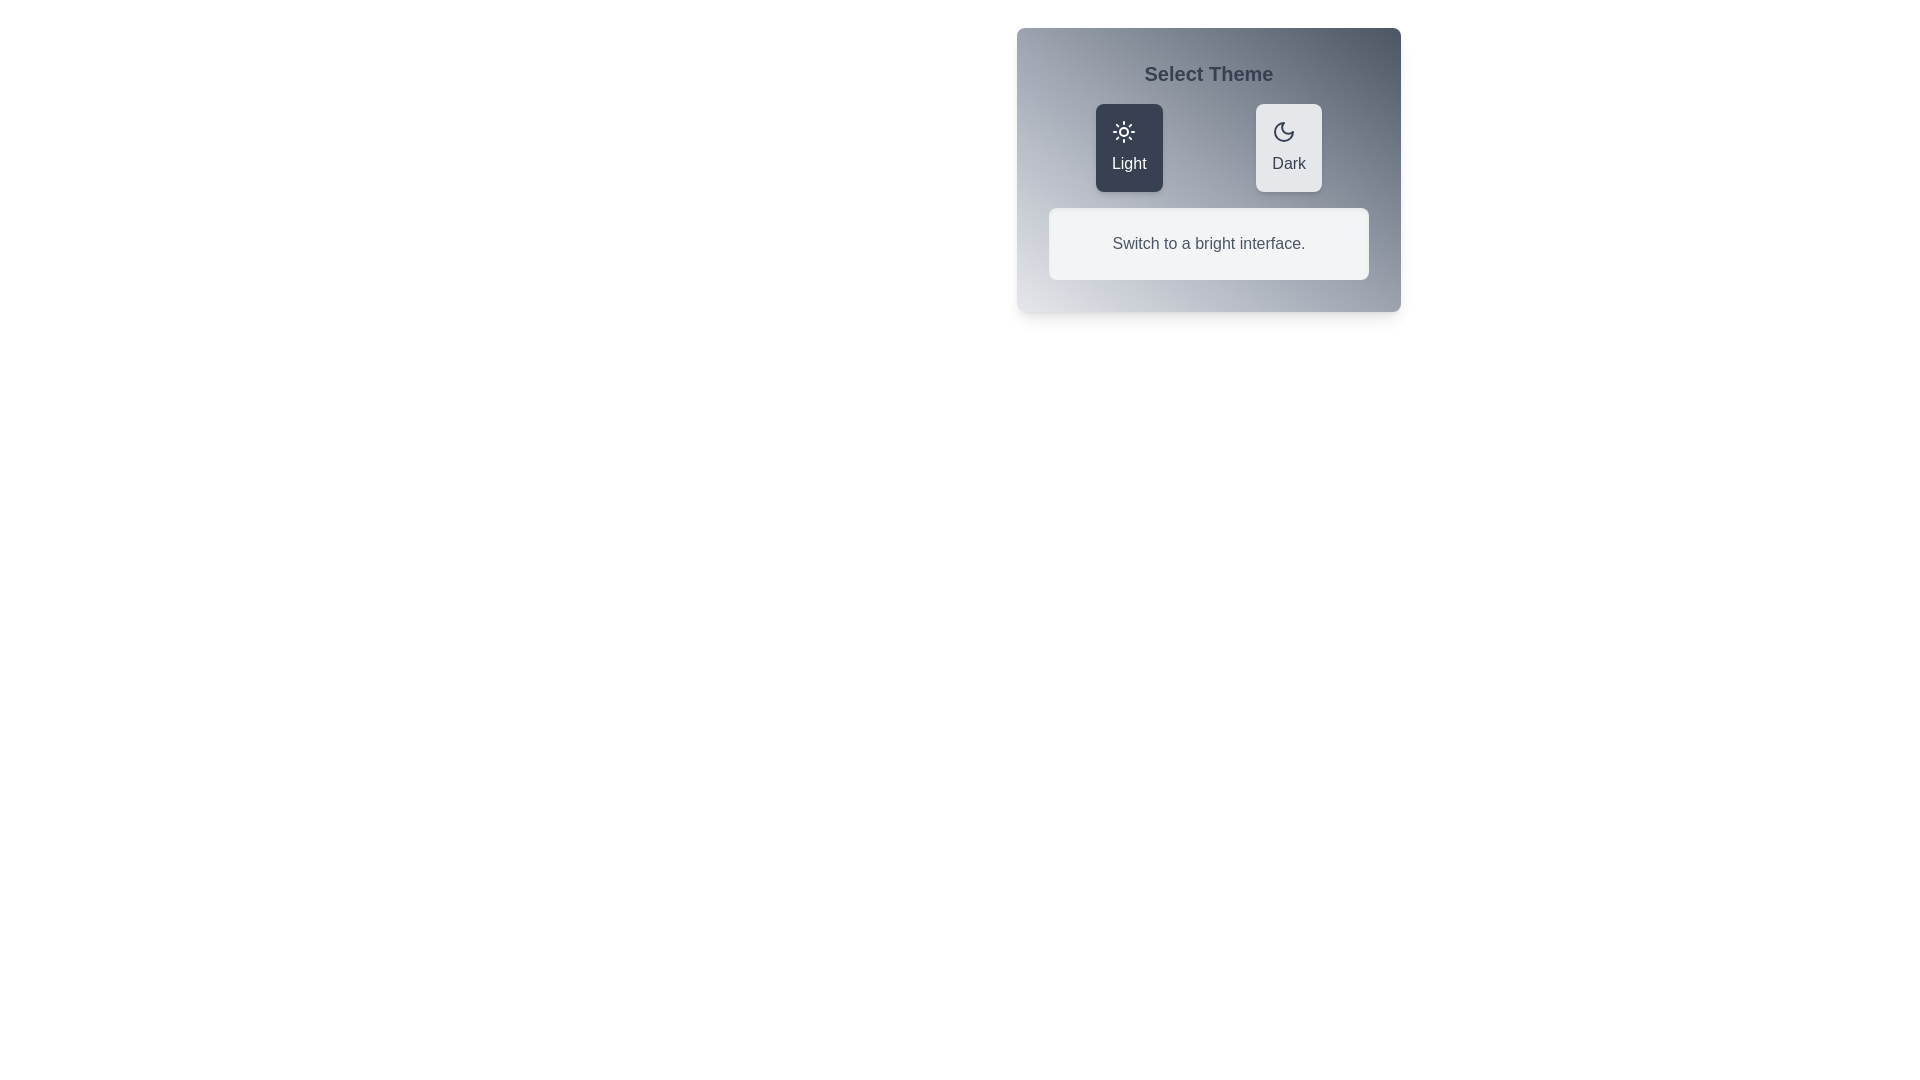 The width and height of the screenshot is (1920, 1080). I want to click on the 'Dark' button to switch the theme, so click(1289, 146).